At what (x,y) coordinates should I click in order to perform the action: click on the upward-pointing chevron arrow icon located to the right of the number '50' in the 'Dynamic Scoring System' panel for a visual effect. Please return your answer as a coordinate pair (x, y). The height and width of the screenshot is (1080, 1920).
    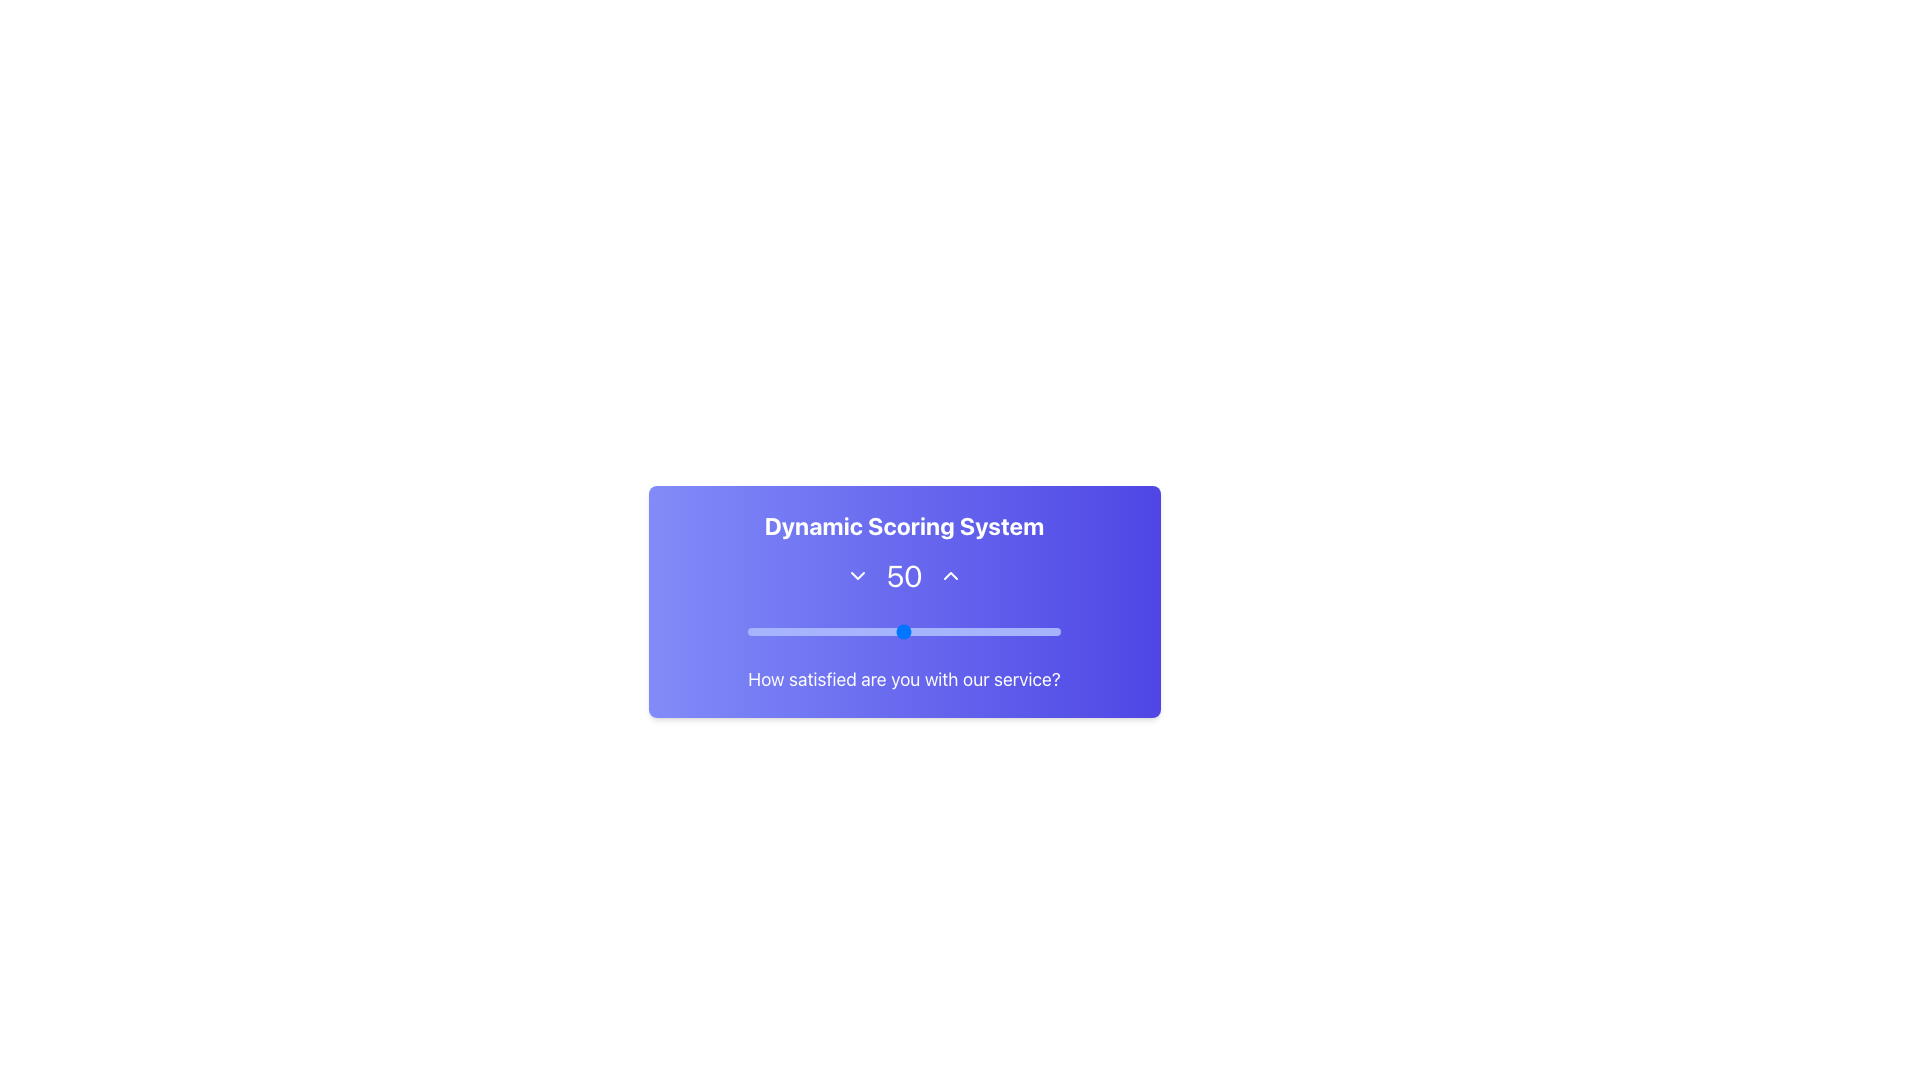
    Looking at the image, I should click on (949, 575).